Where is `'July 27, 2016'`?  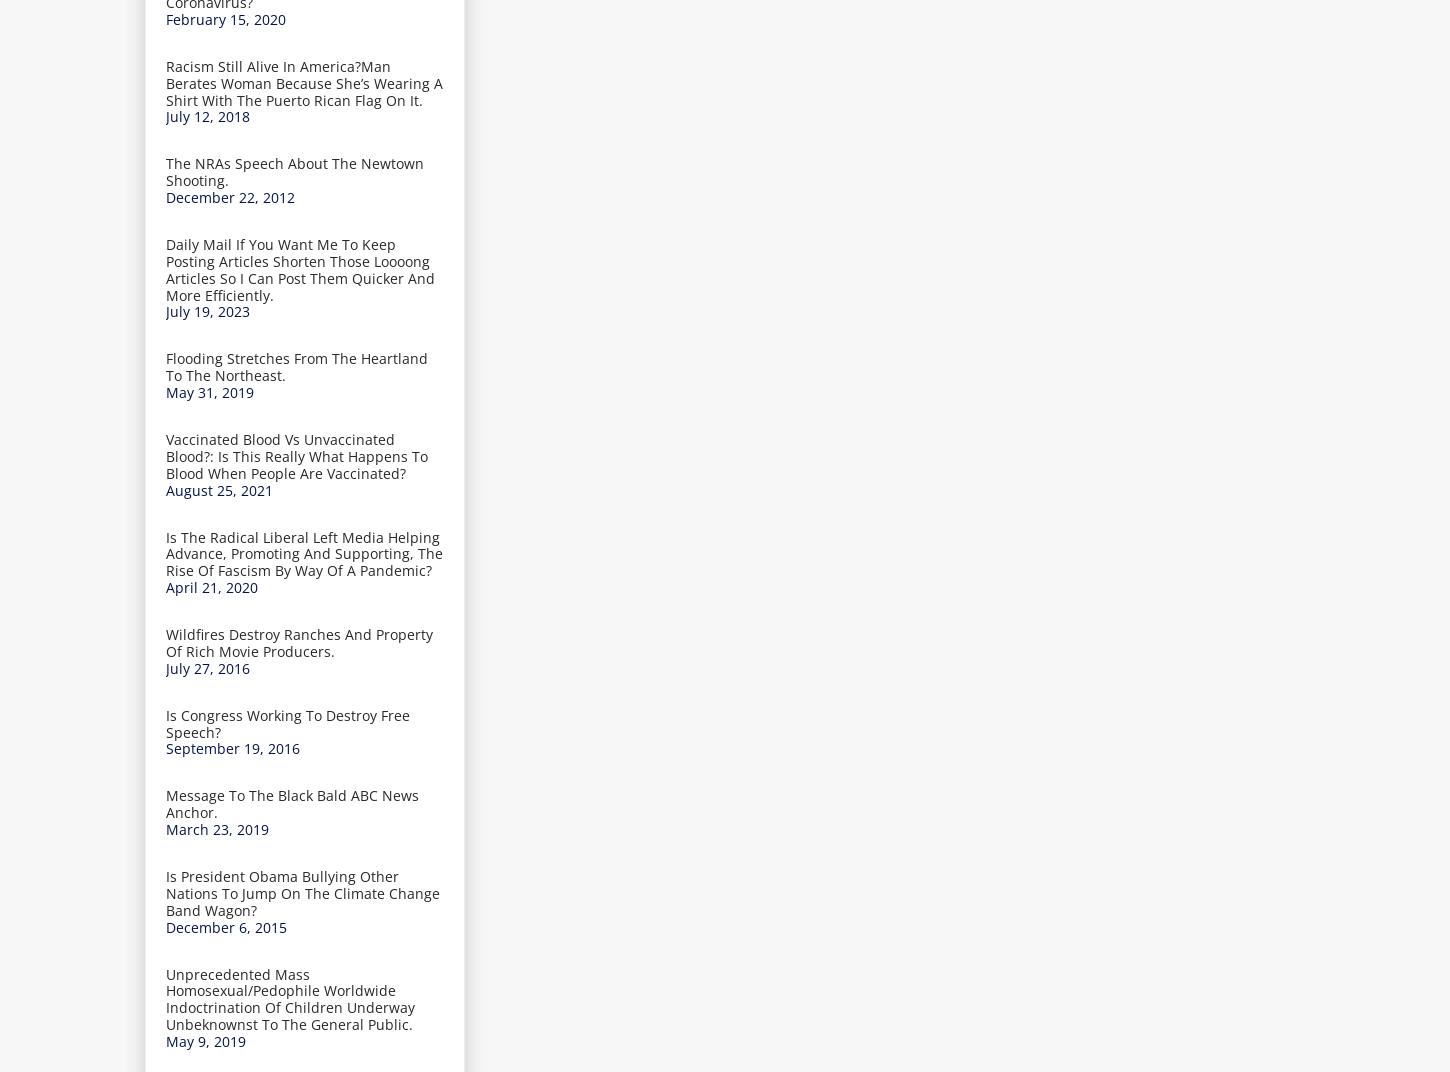 'July 27, 2016' is located at coordinates (165, 667).